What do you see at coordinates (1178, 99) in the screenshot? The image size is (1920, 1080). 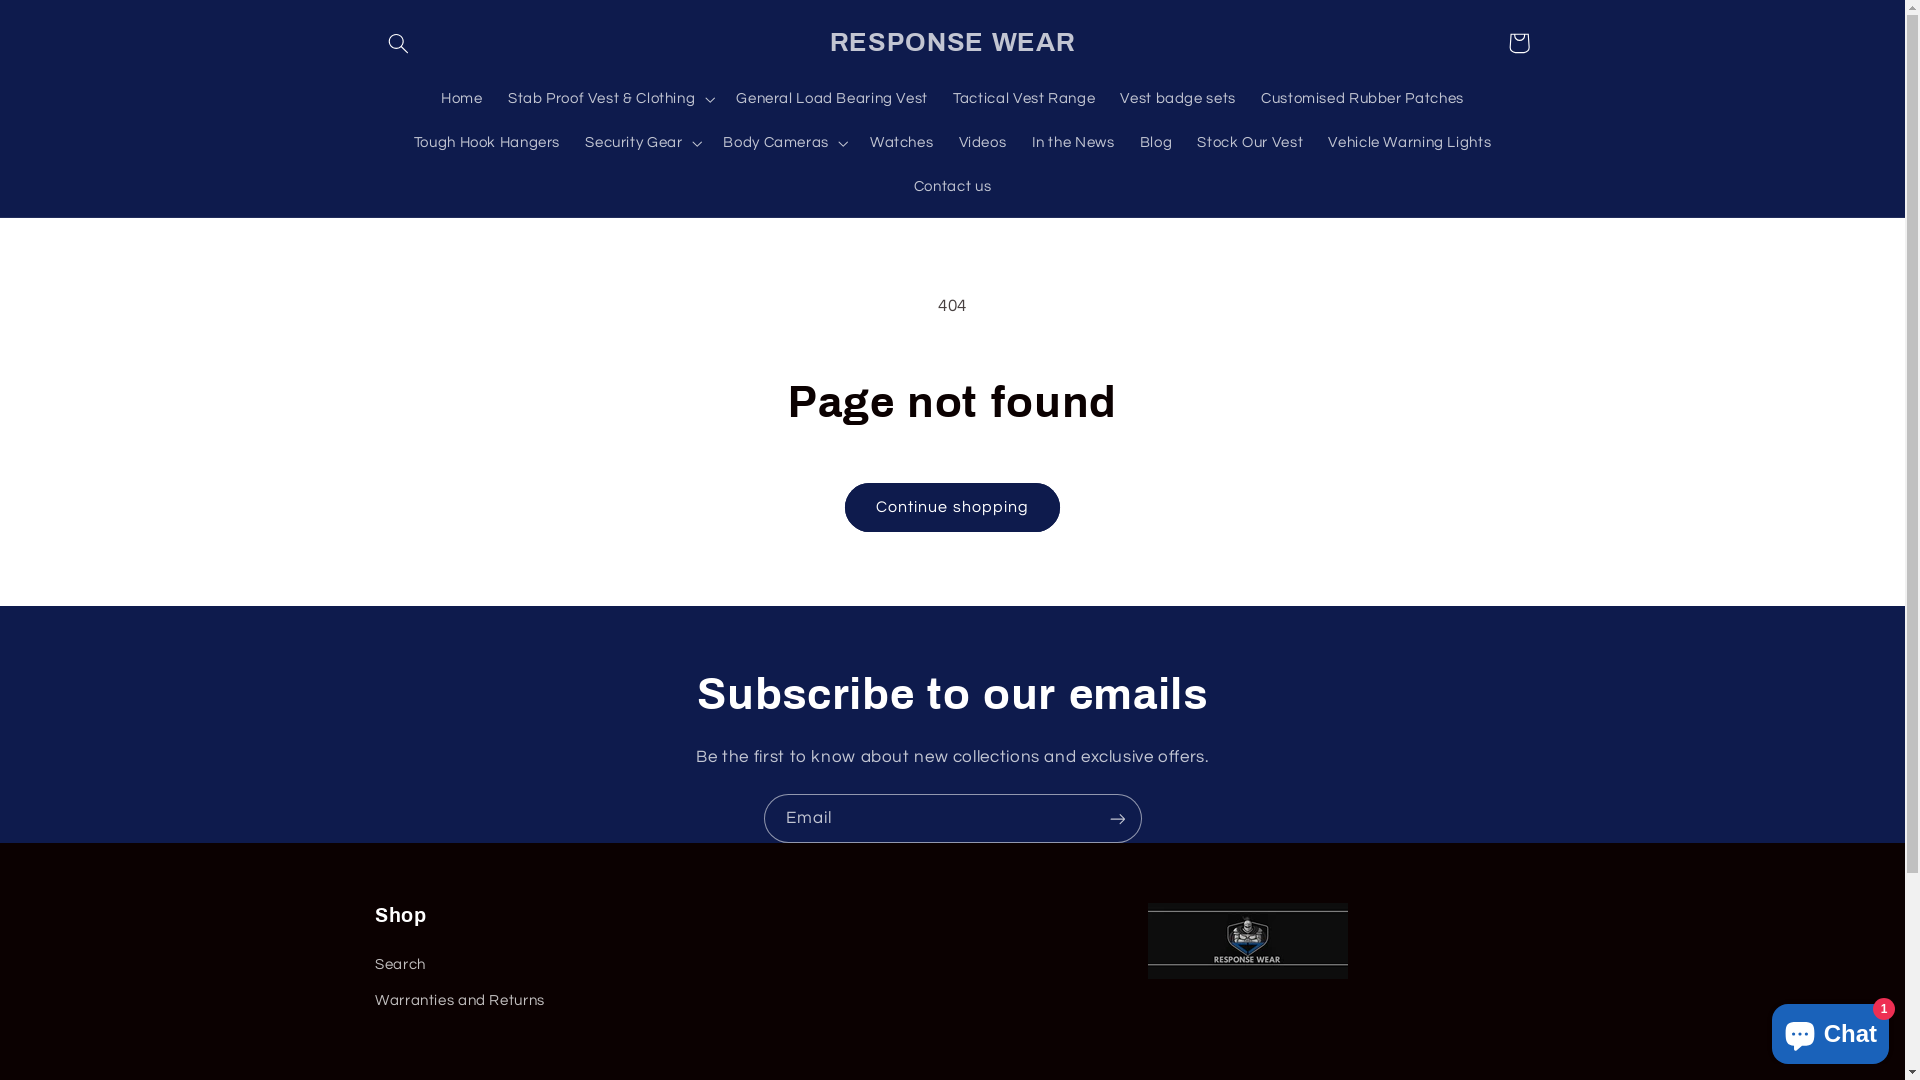 I see `'Vest badge sets'` at bounding box center [1178, 99].